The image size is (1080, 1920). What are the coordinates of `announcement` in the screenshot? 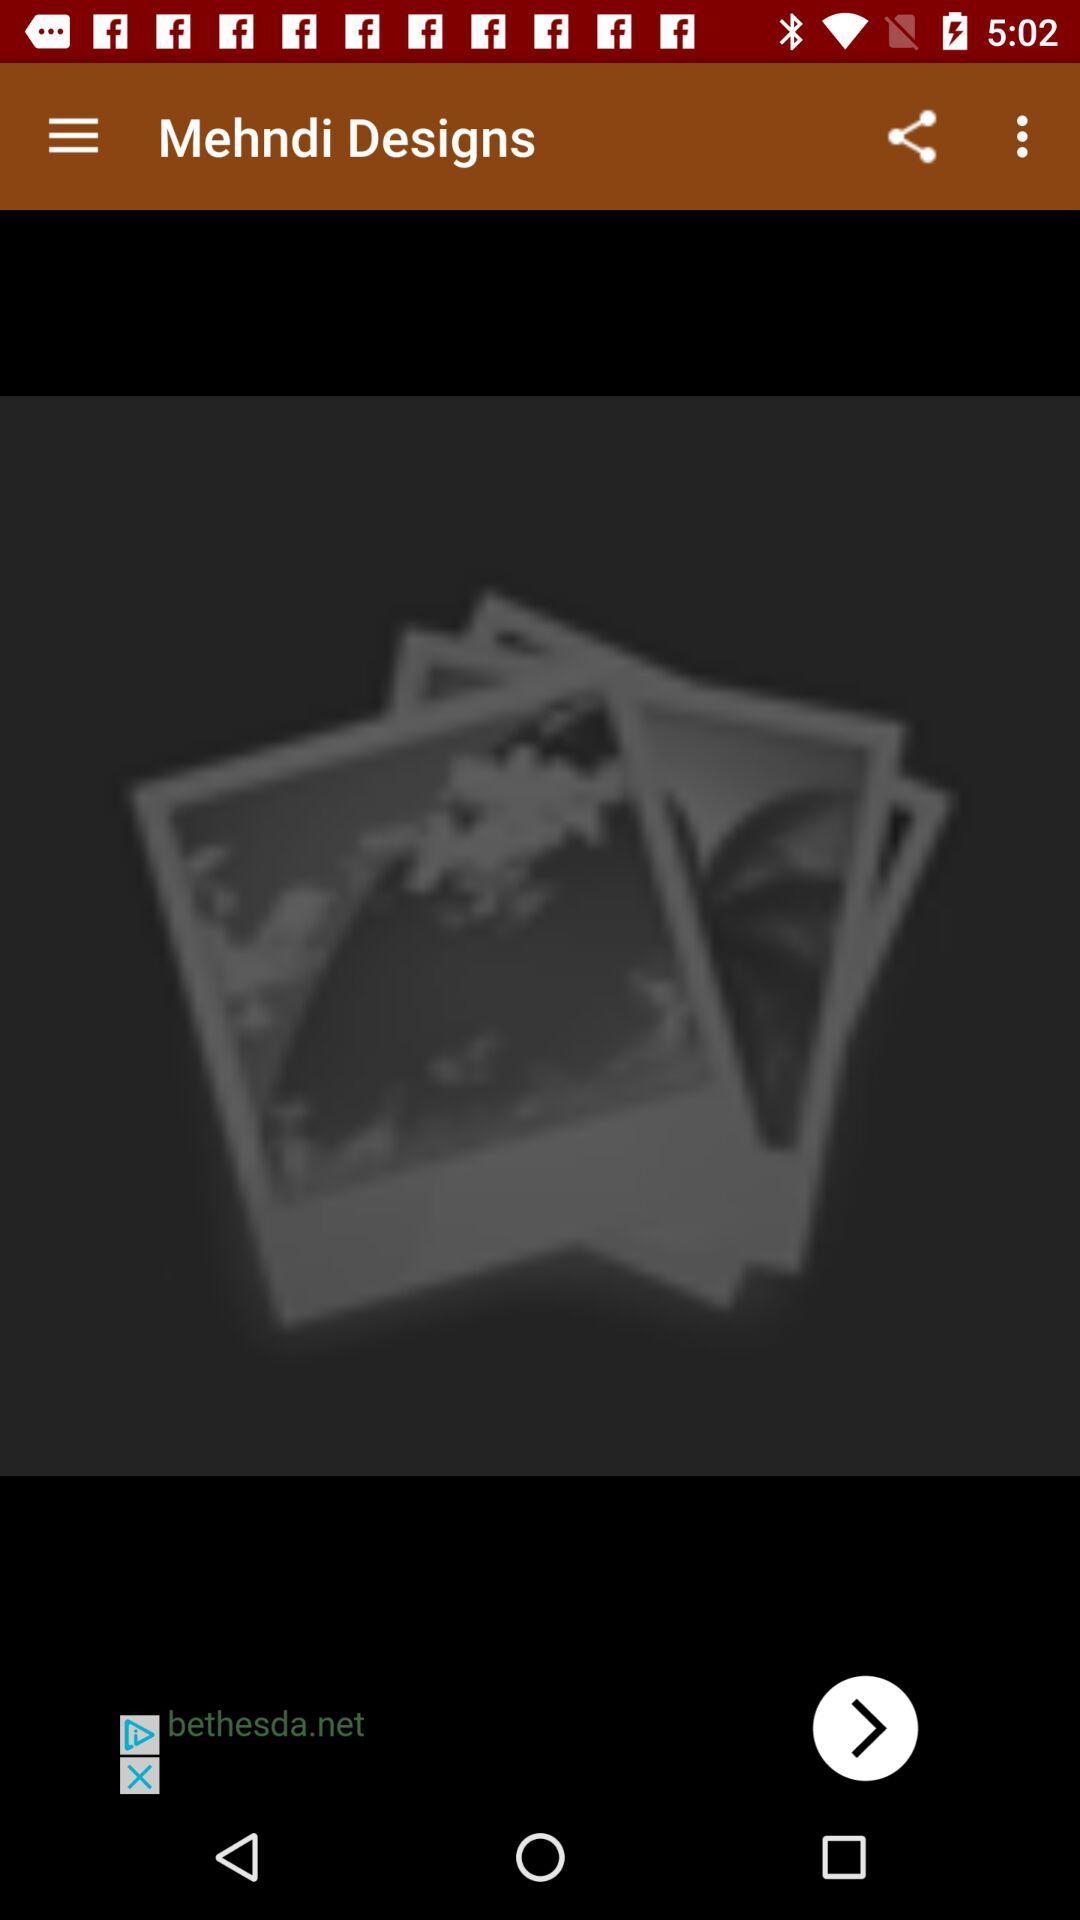 It's located at (540, 1727).